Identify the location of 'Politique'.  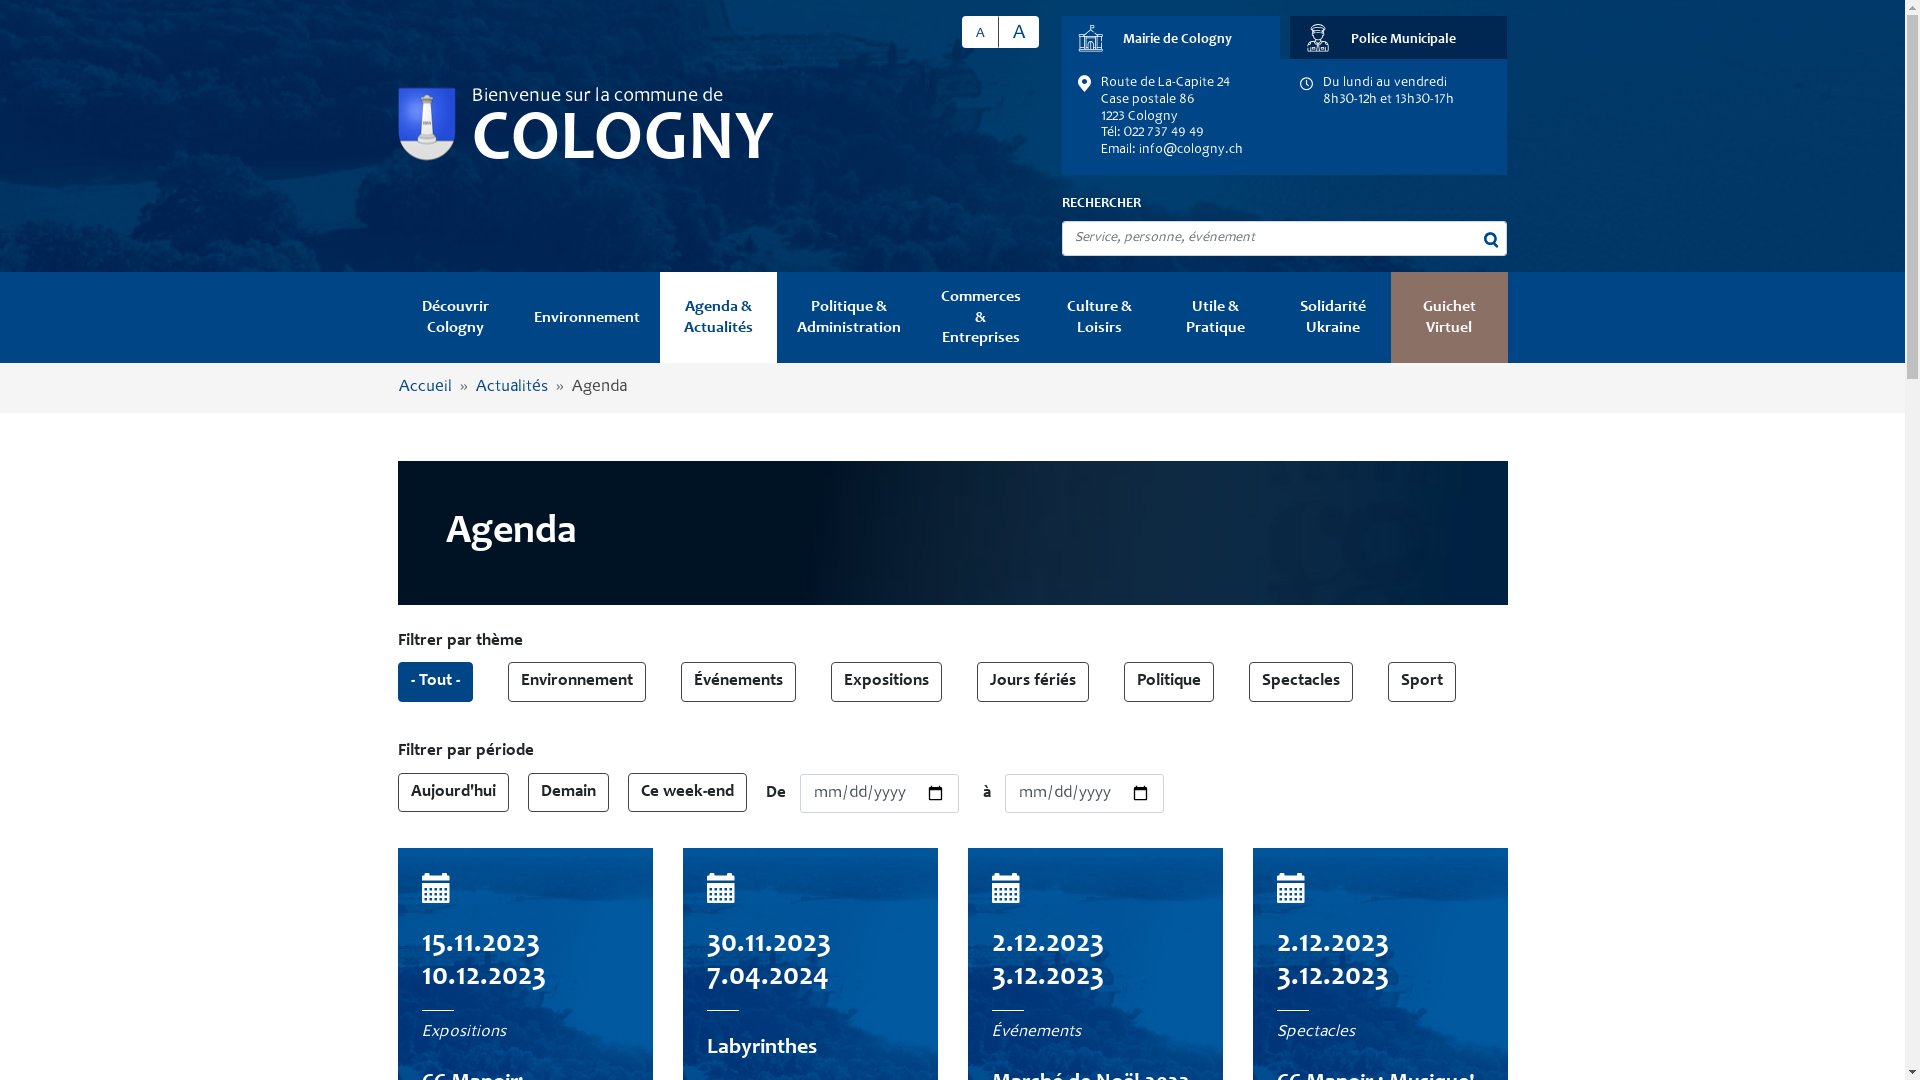
(1169, 681).